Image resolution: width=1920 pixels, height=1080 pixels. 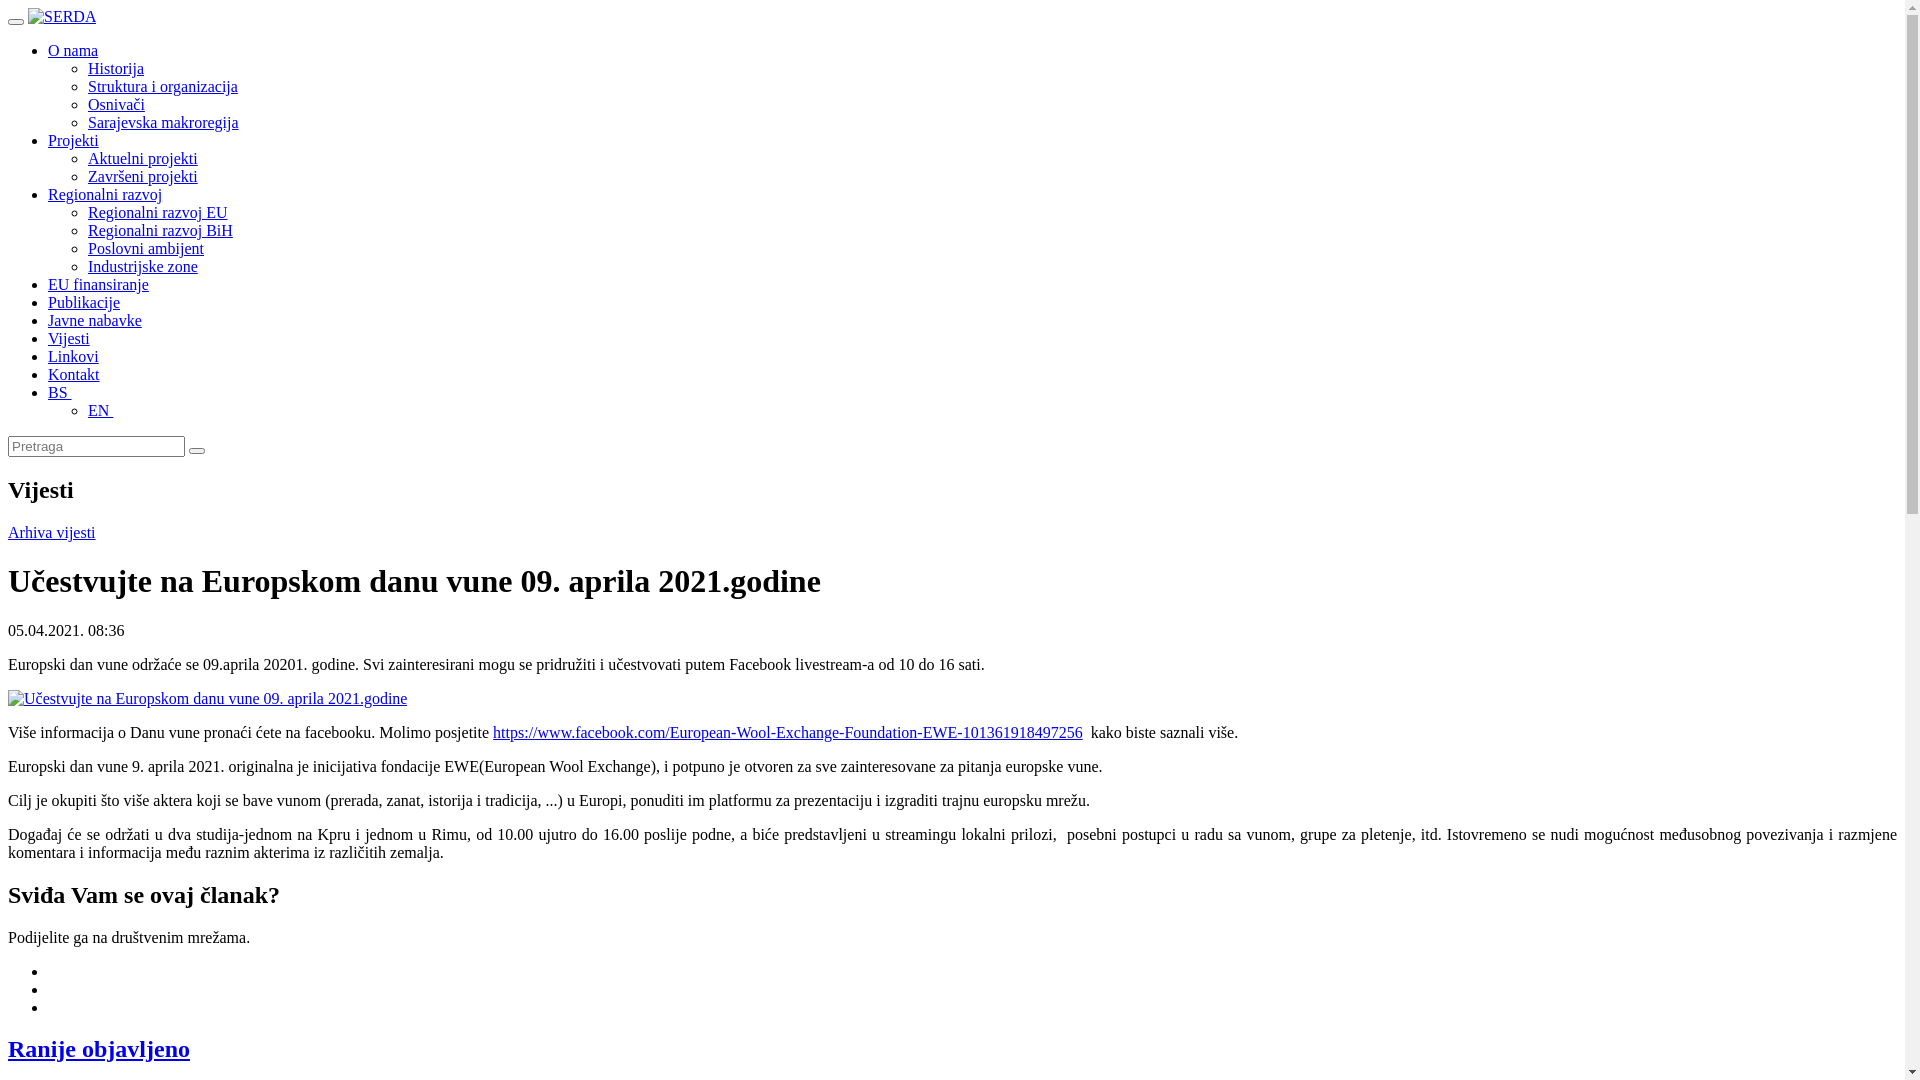 What do you see at coordinates (142, 157) in the screenshot?
I see `'Aktuelni projekti'` at bounding box center [142, 157].